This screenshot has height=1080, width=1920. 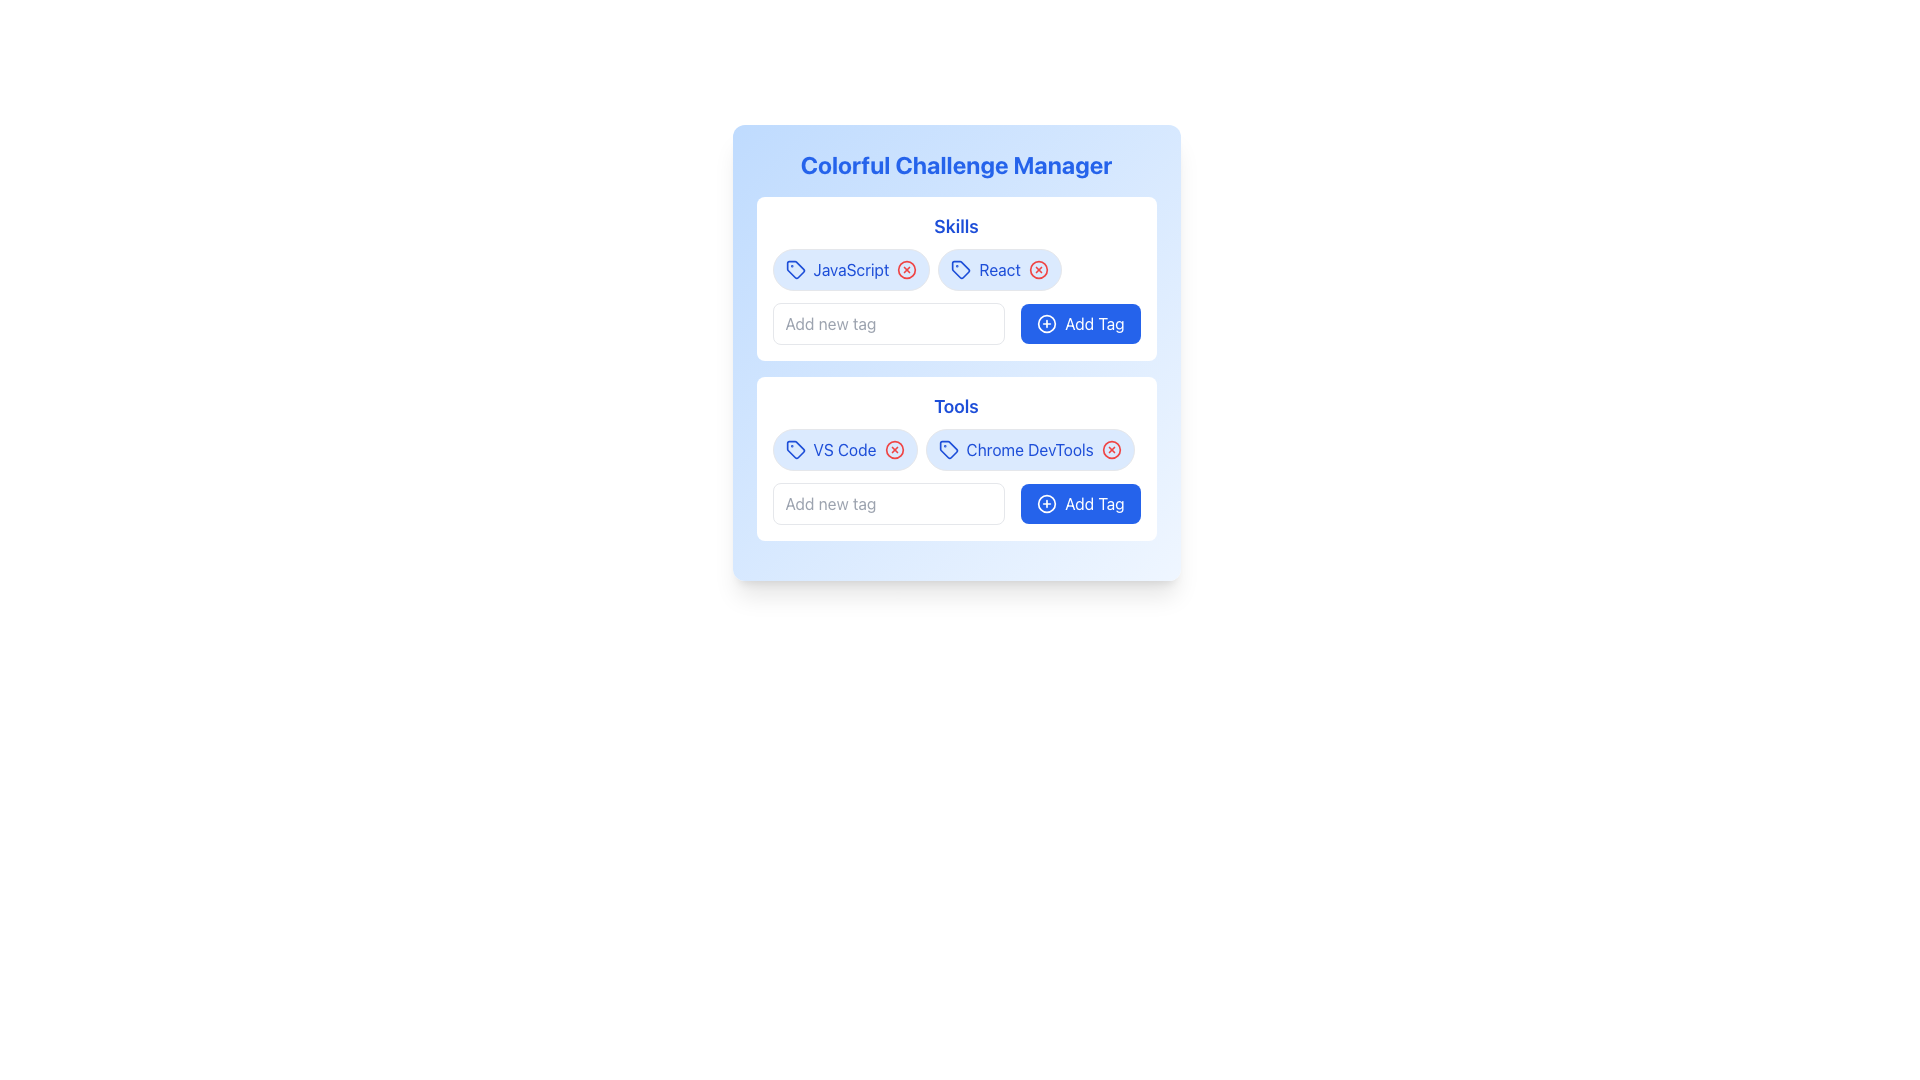 What do you see at coordinates (906, 270) in the screenshot?
I see `the circular icon with a mark next to the 'JavaScript' tag to show additional options` at bounding box center [906, 270].